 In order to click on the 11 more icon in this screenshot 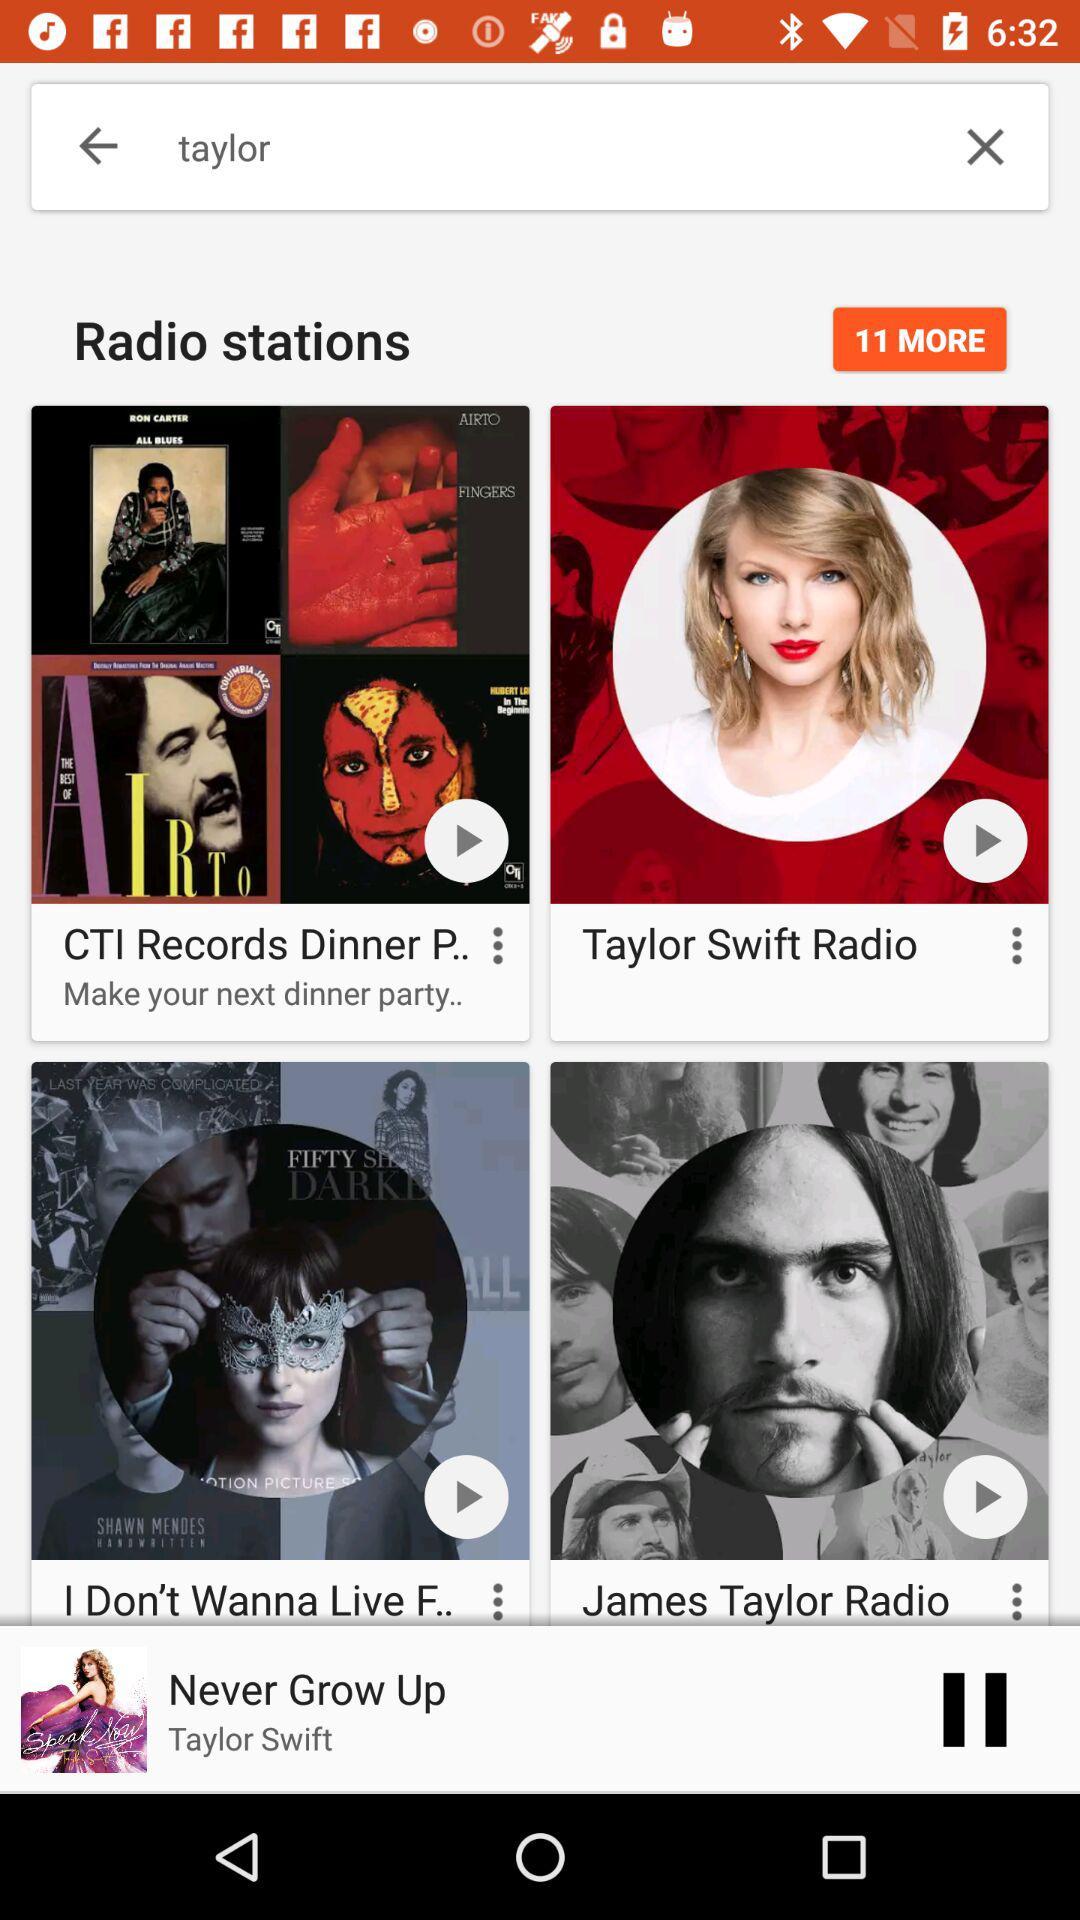, I will do `click(919, 339)`.